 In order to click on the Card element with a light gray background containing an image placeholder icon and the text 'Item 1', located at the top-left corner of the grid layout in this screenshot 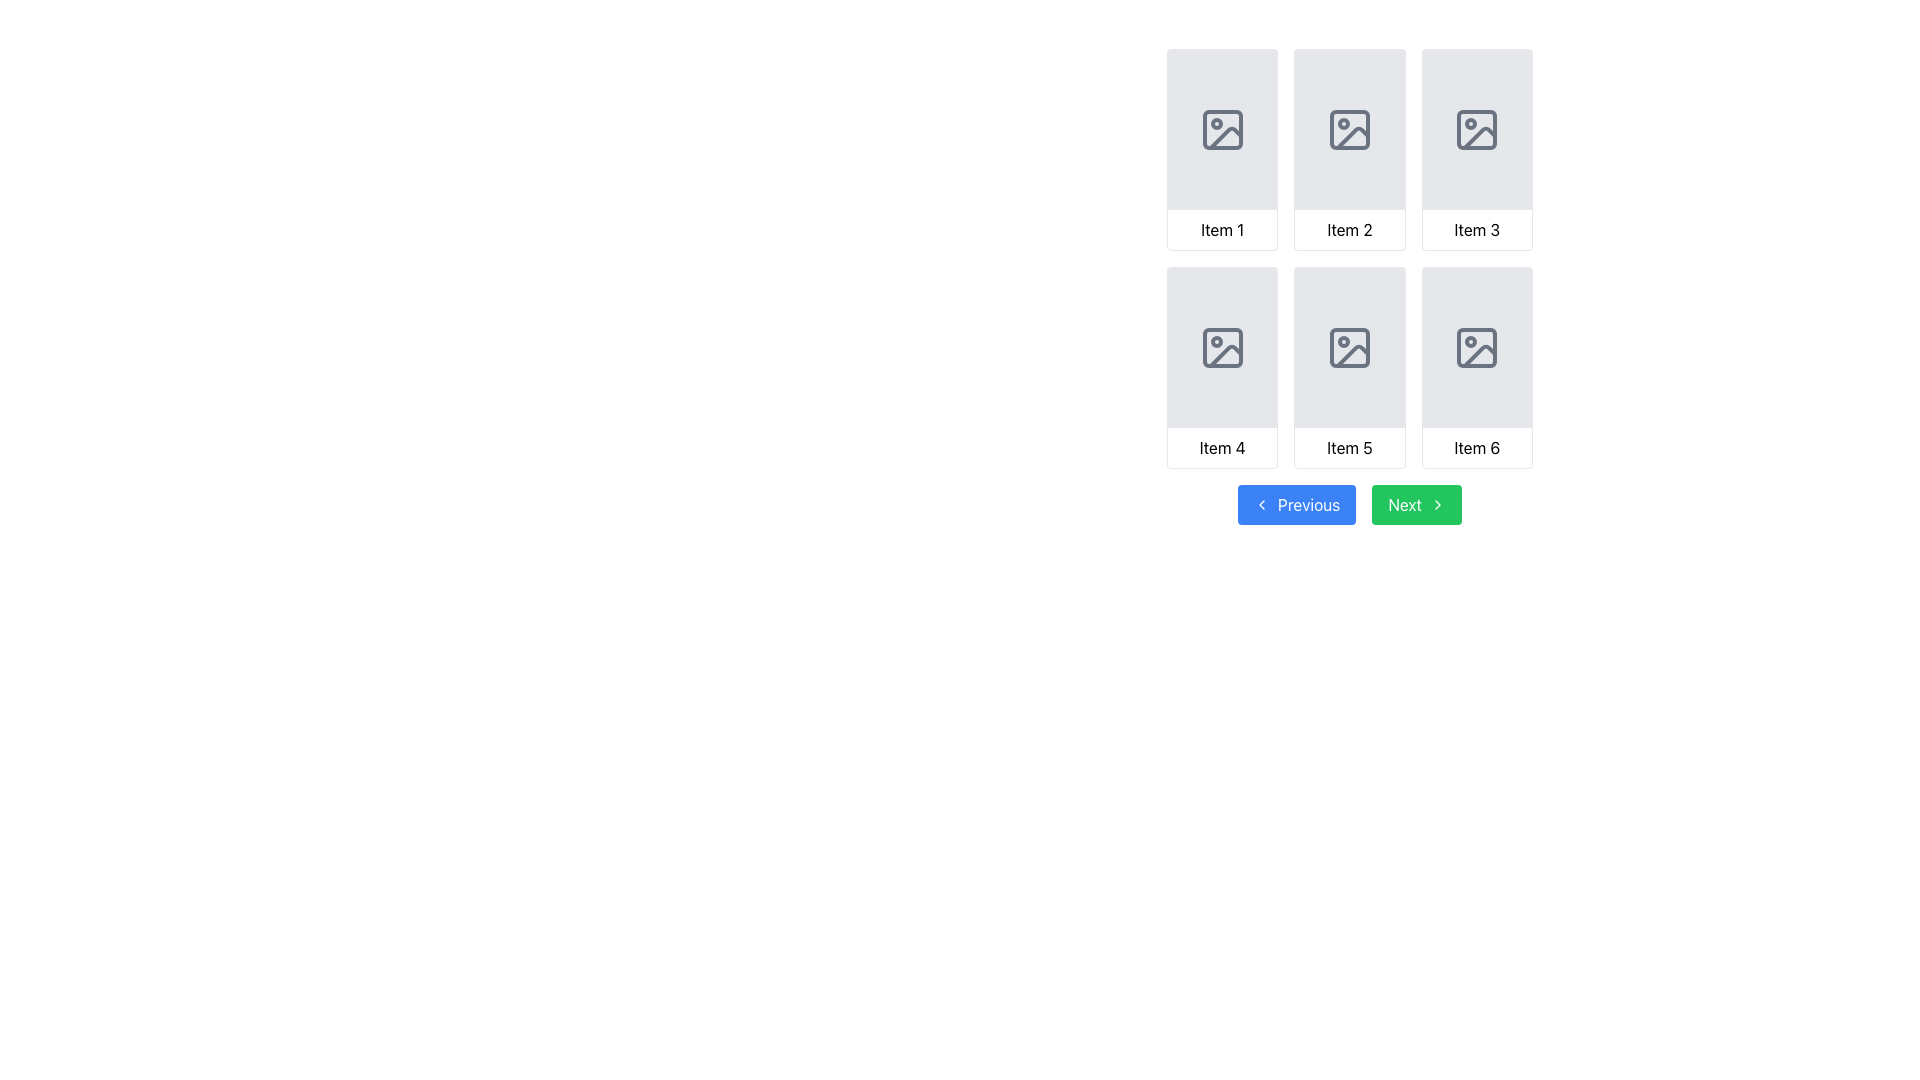, I will do `click(1221, 149)`.